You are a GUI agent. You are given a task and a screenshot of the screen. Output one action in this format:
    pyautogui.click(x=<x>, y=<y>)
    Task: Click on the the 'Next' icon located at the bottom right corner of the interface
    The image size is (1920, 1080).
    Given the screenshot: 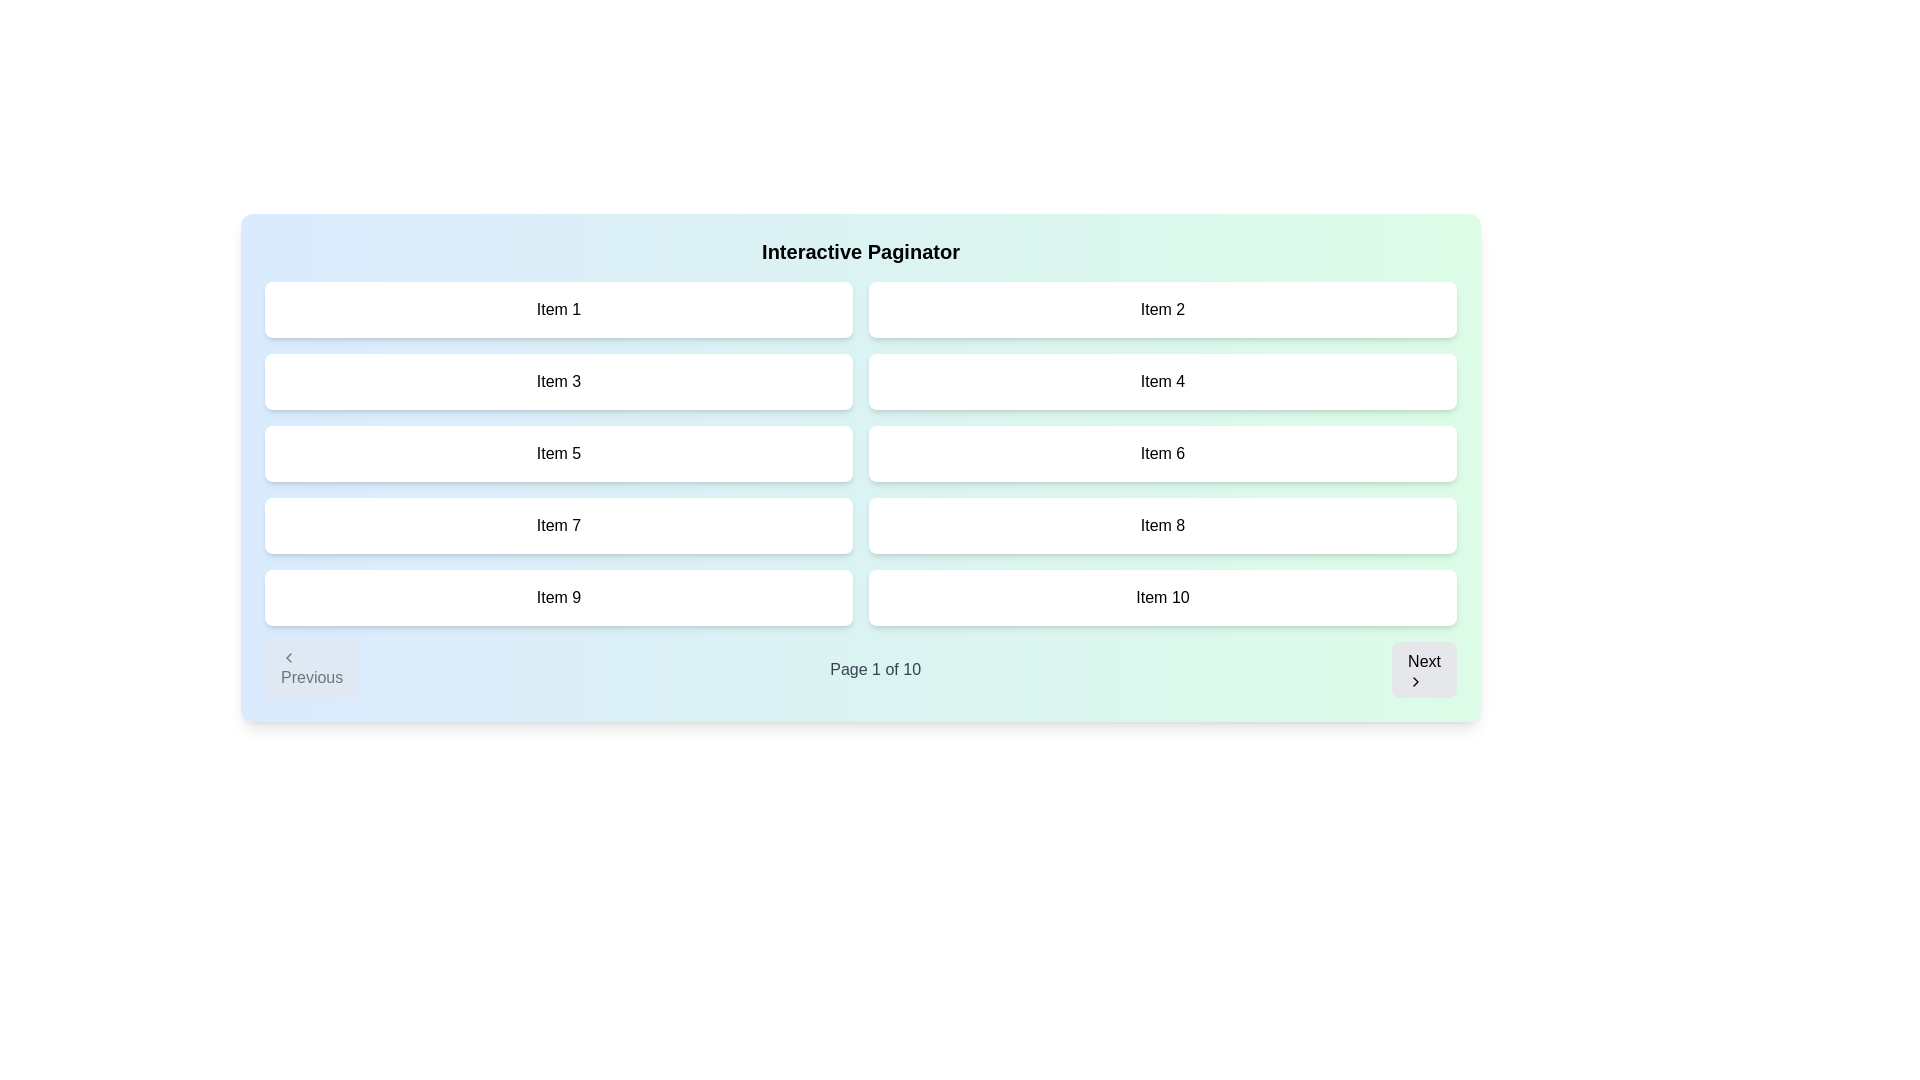 What is the action you would take?
    pyautogui.click(x=1415, y=681)
    